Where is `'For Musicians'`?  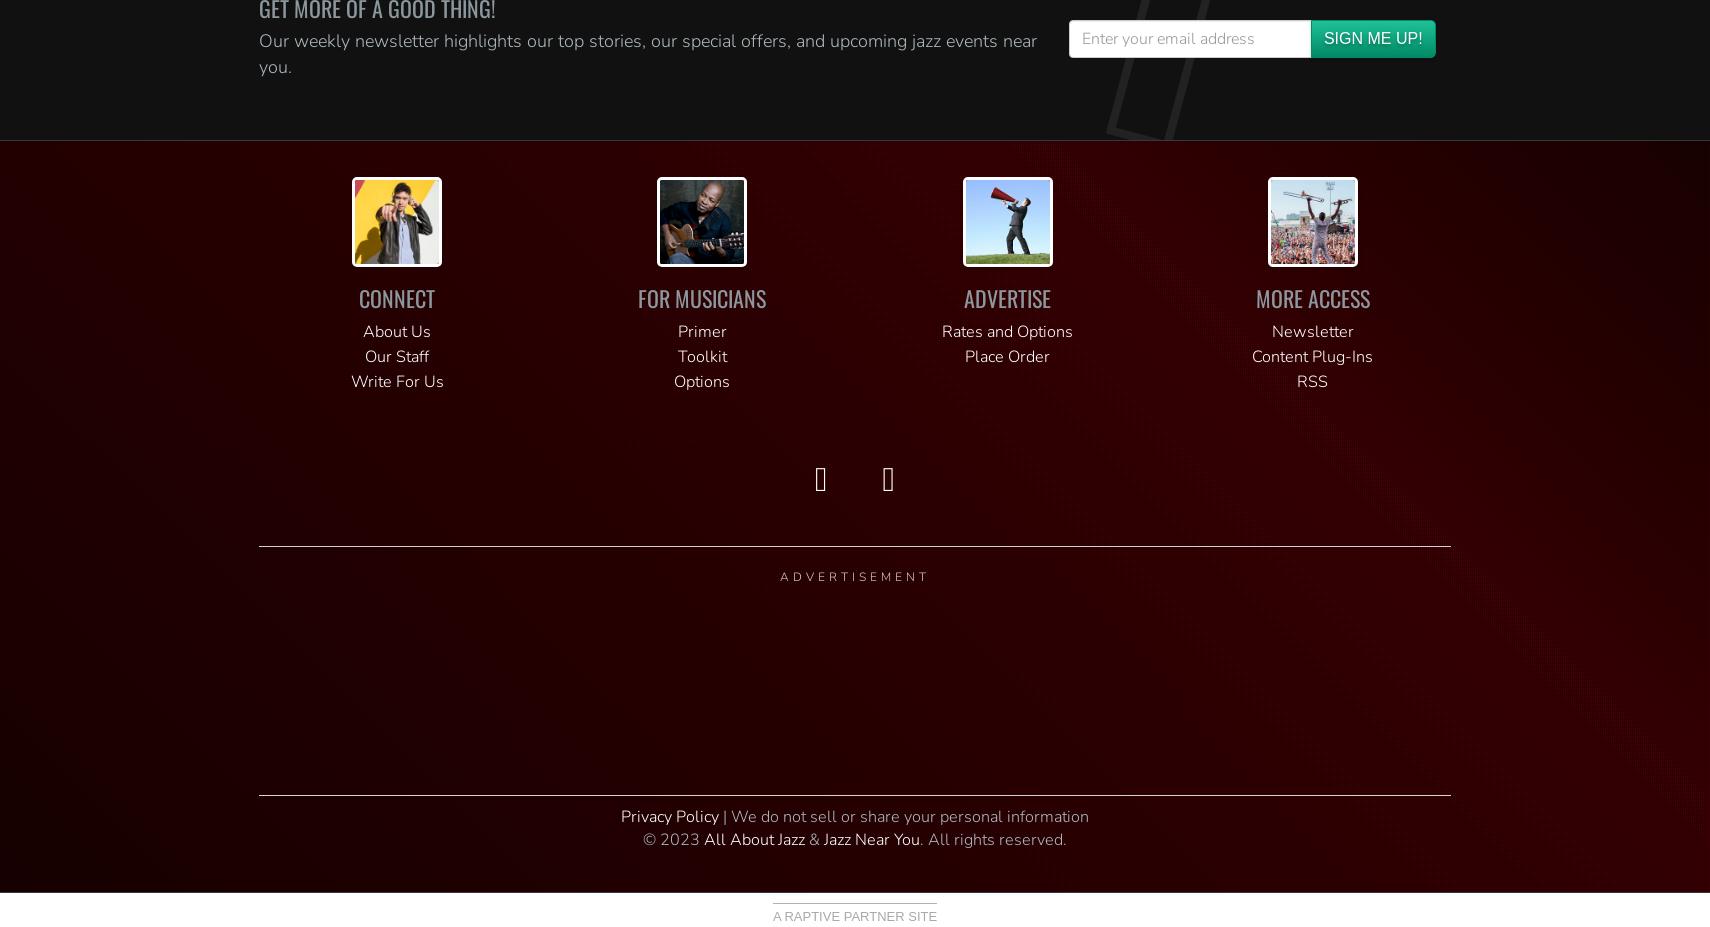
'For Musicians' is located at coordinates (638, 297).